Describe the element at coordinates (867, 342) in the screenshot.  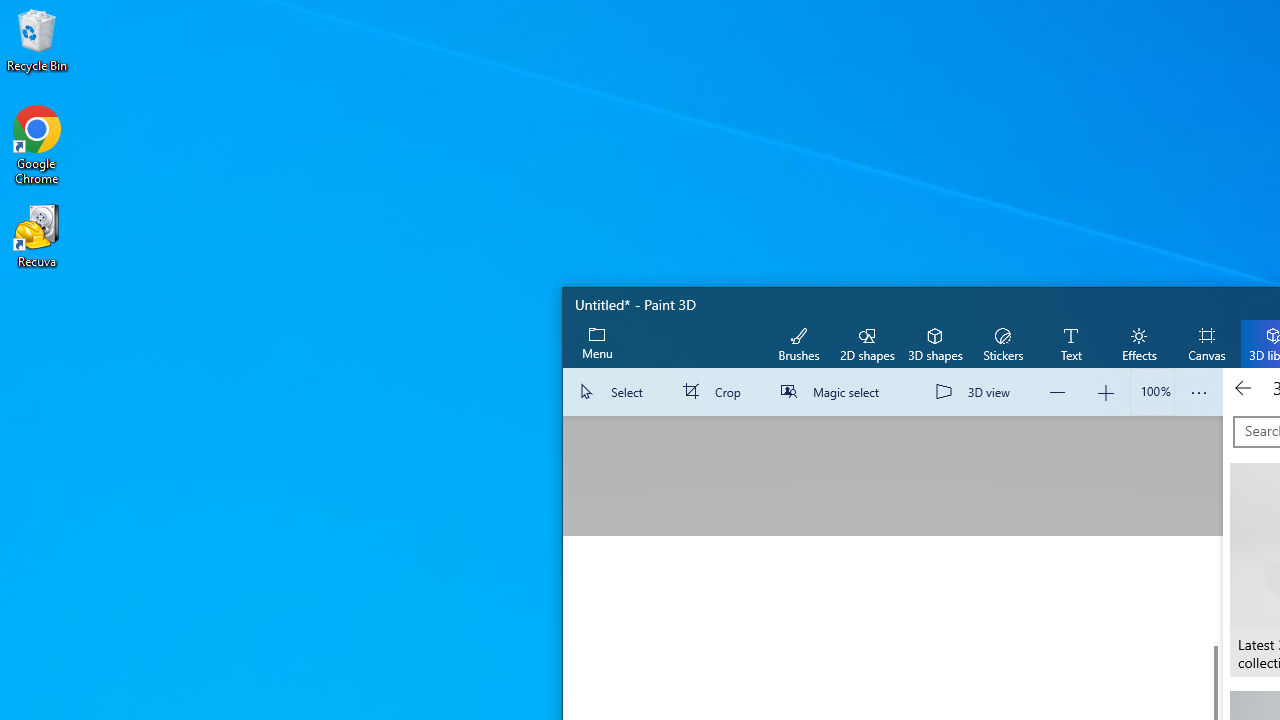
I see `'2D shapes'` at that location.